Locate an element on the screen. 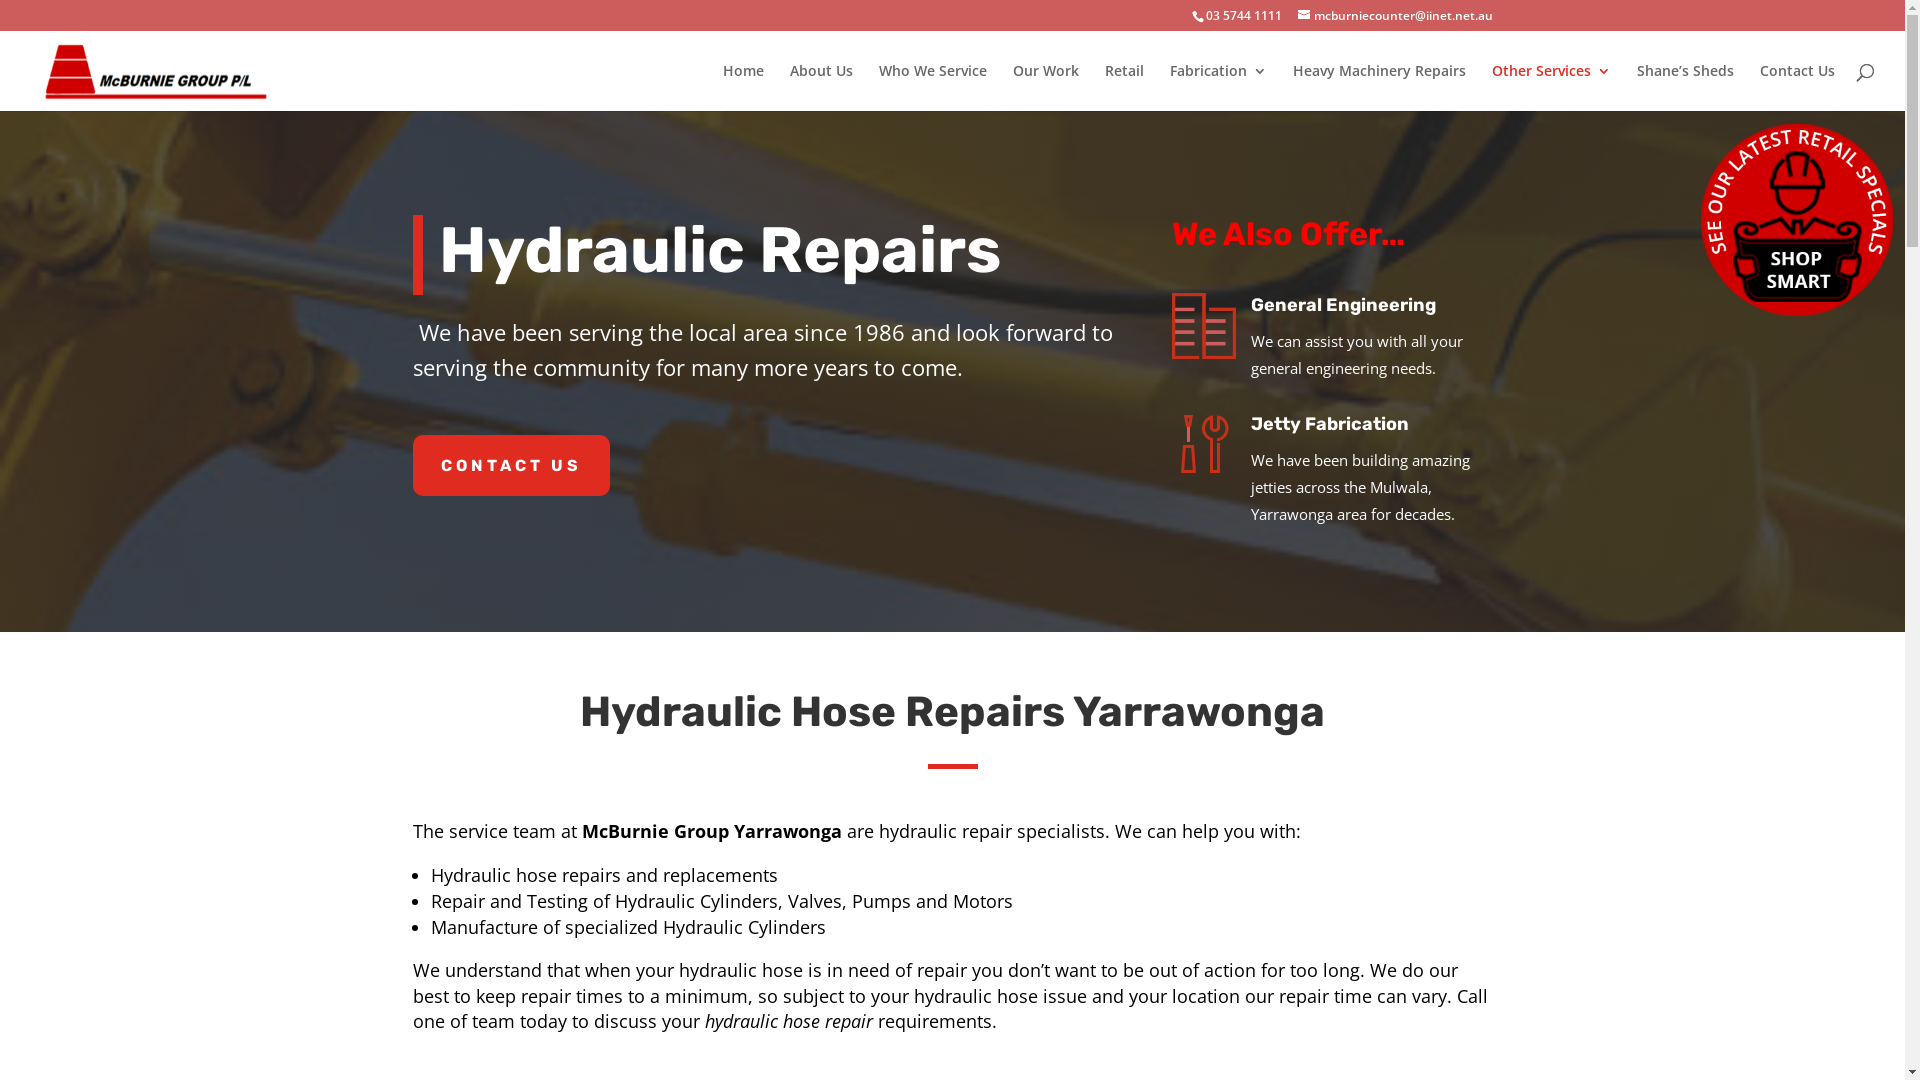  'Contact Us' is located at coordinates (1797, 86).